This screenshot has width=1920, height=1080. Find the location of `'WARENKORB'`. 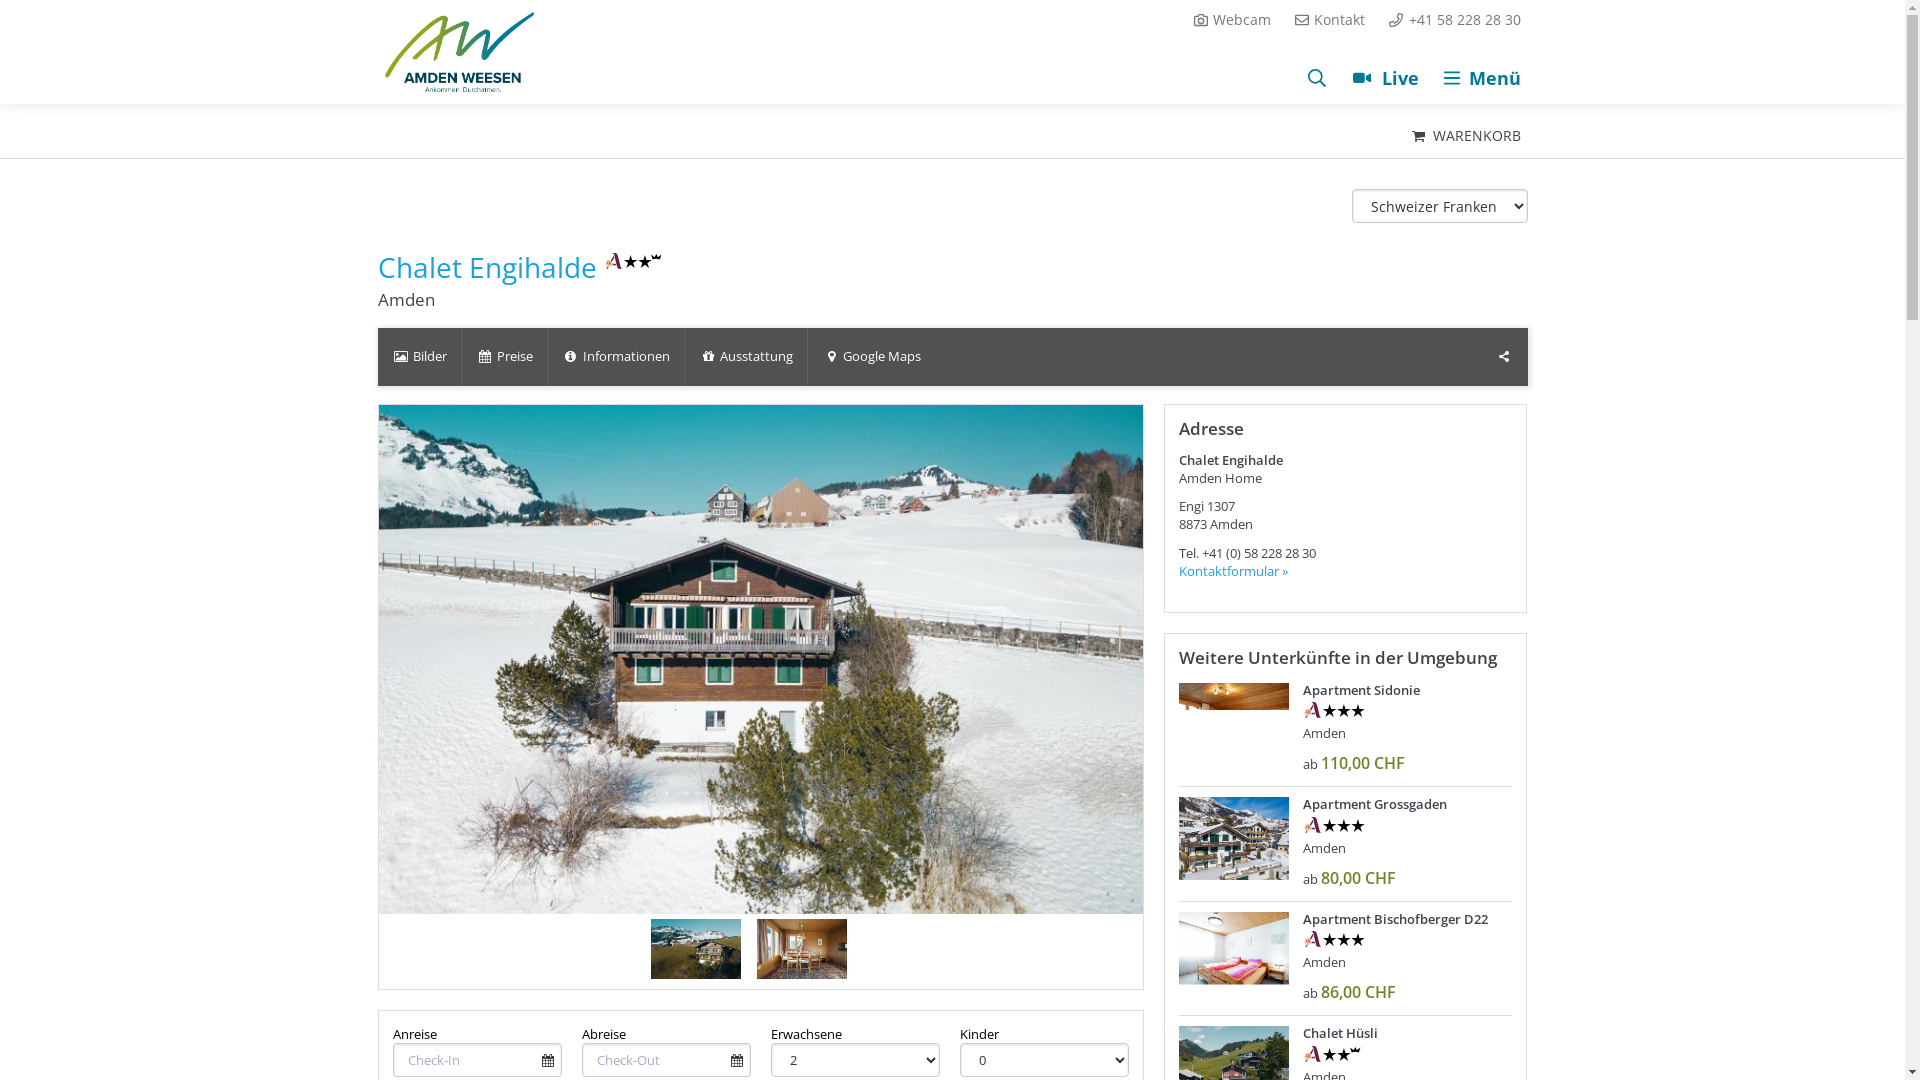

'WARENKORB' is located at coordinates (1400, 135).